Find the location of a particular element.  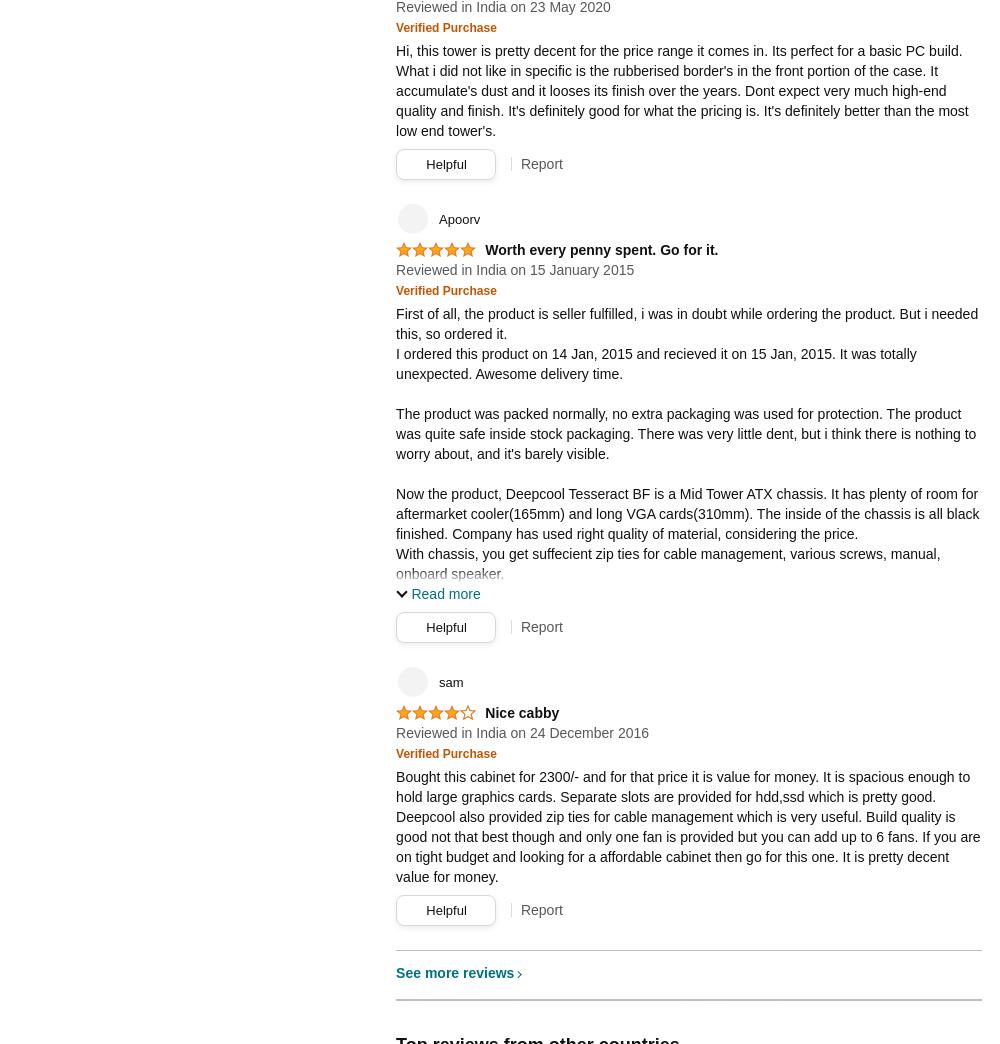

'See more reviews' is located at coordinates (454, 970).